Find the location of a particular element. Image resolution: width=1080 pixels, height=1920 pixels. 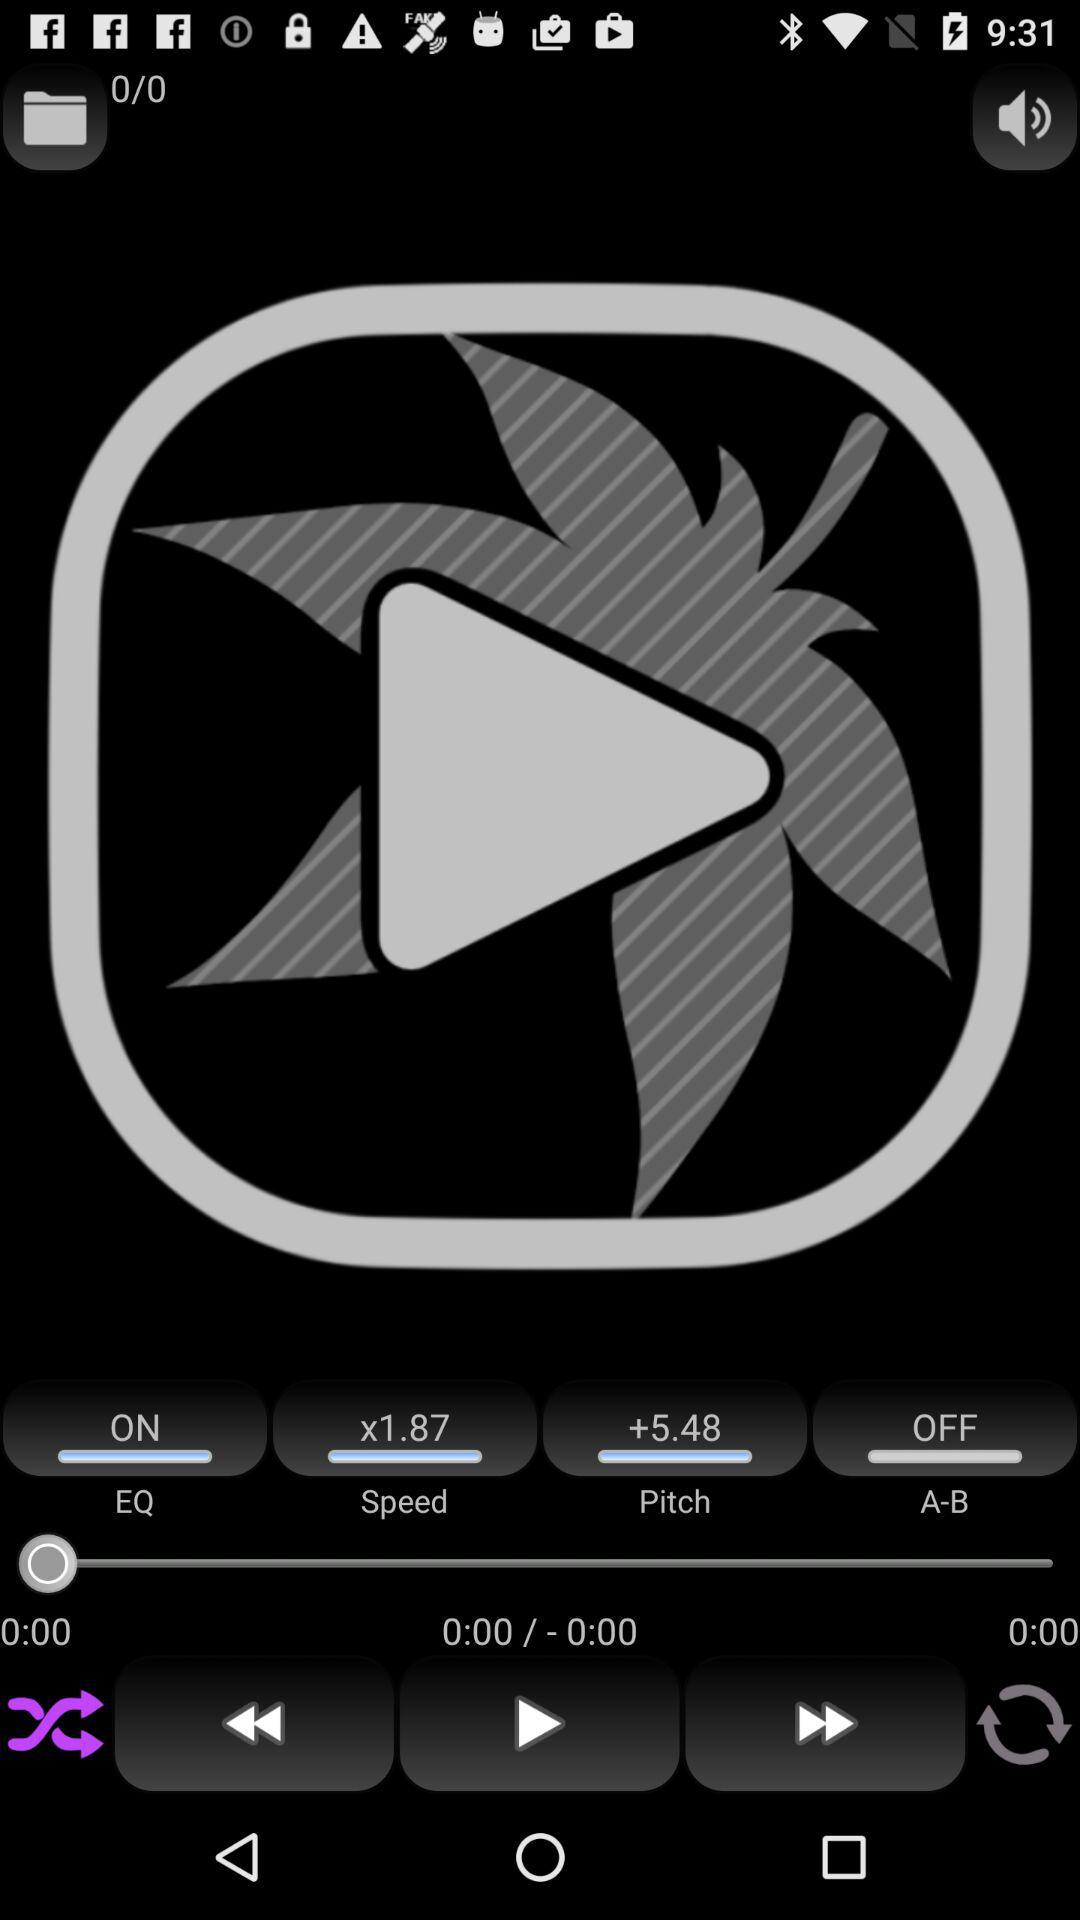

the icon next to the on item is located at coordinates (405, 1428).